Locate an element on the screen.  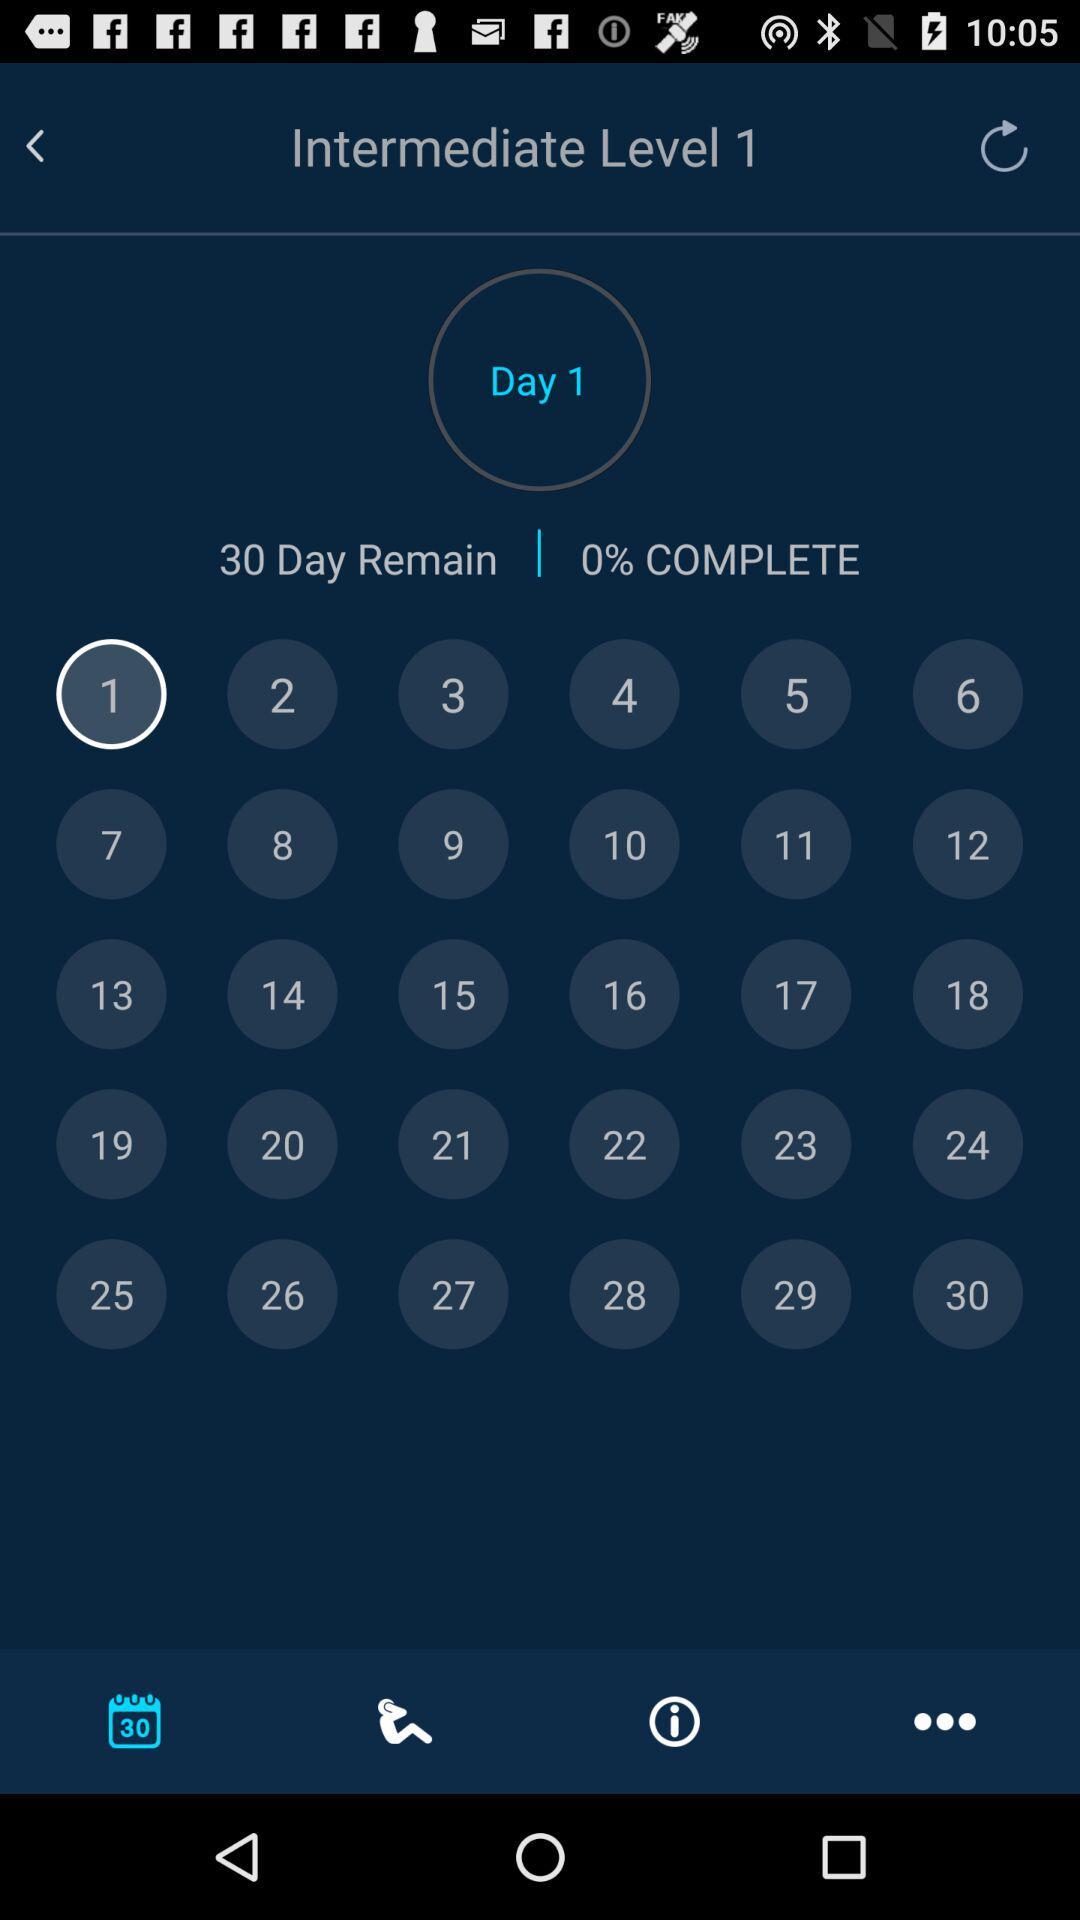
15 is located at coordinates (453, 994).